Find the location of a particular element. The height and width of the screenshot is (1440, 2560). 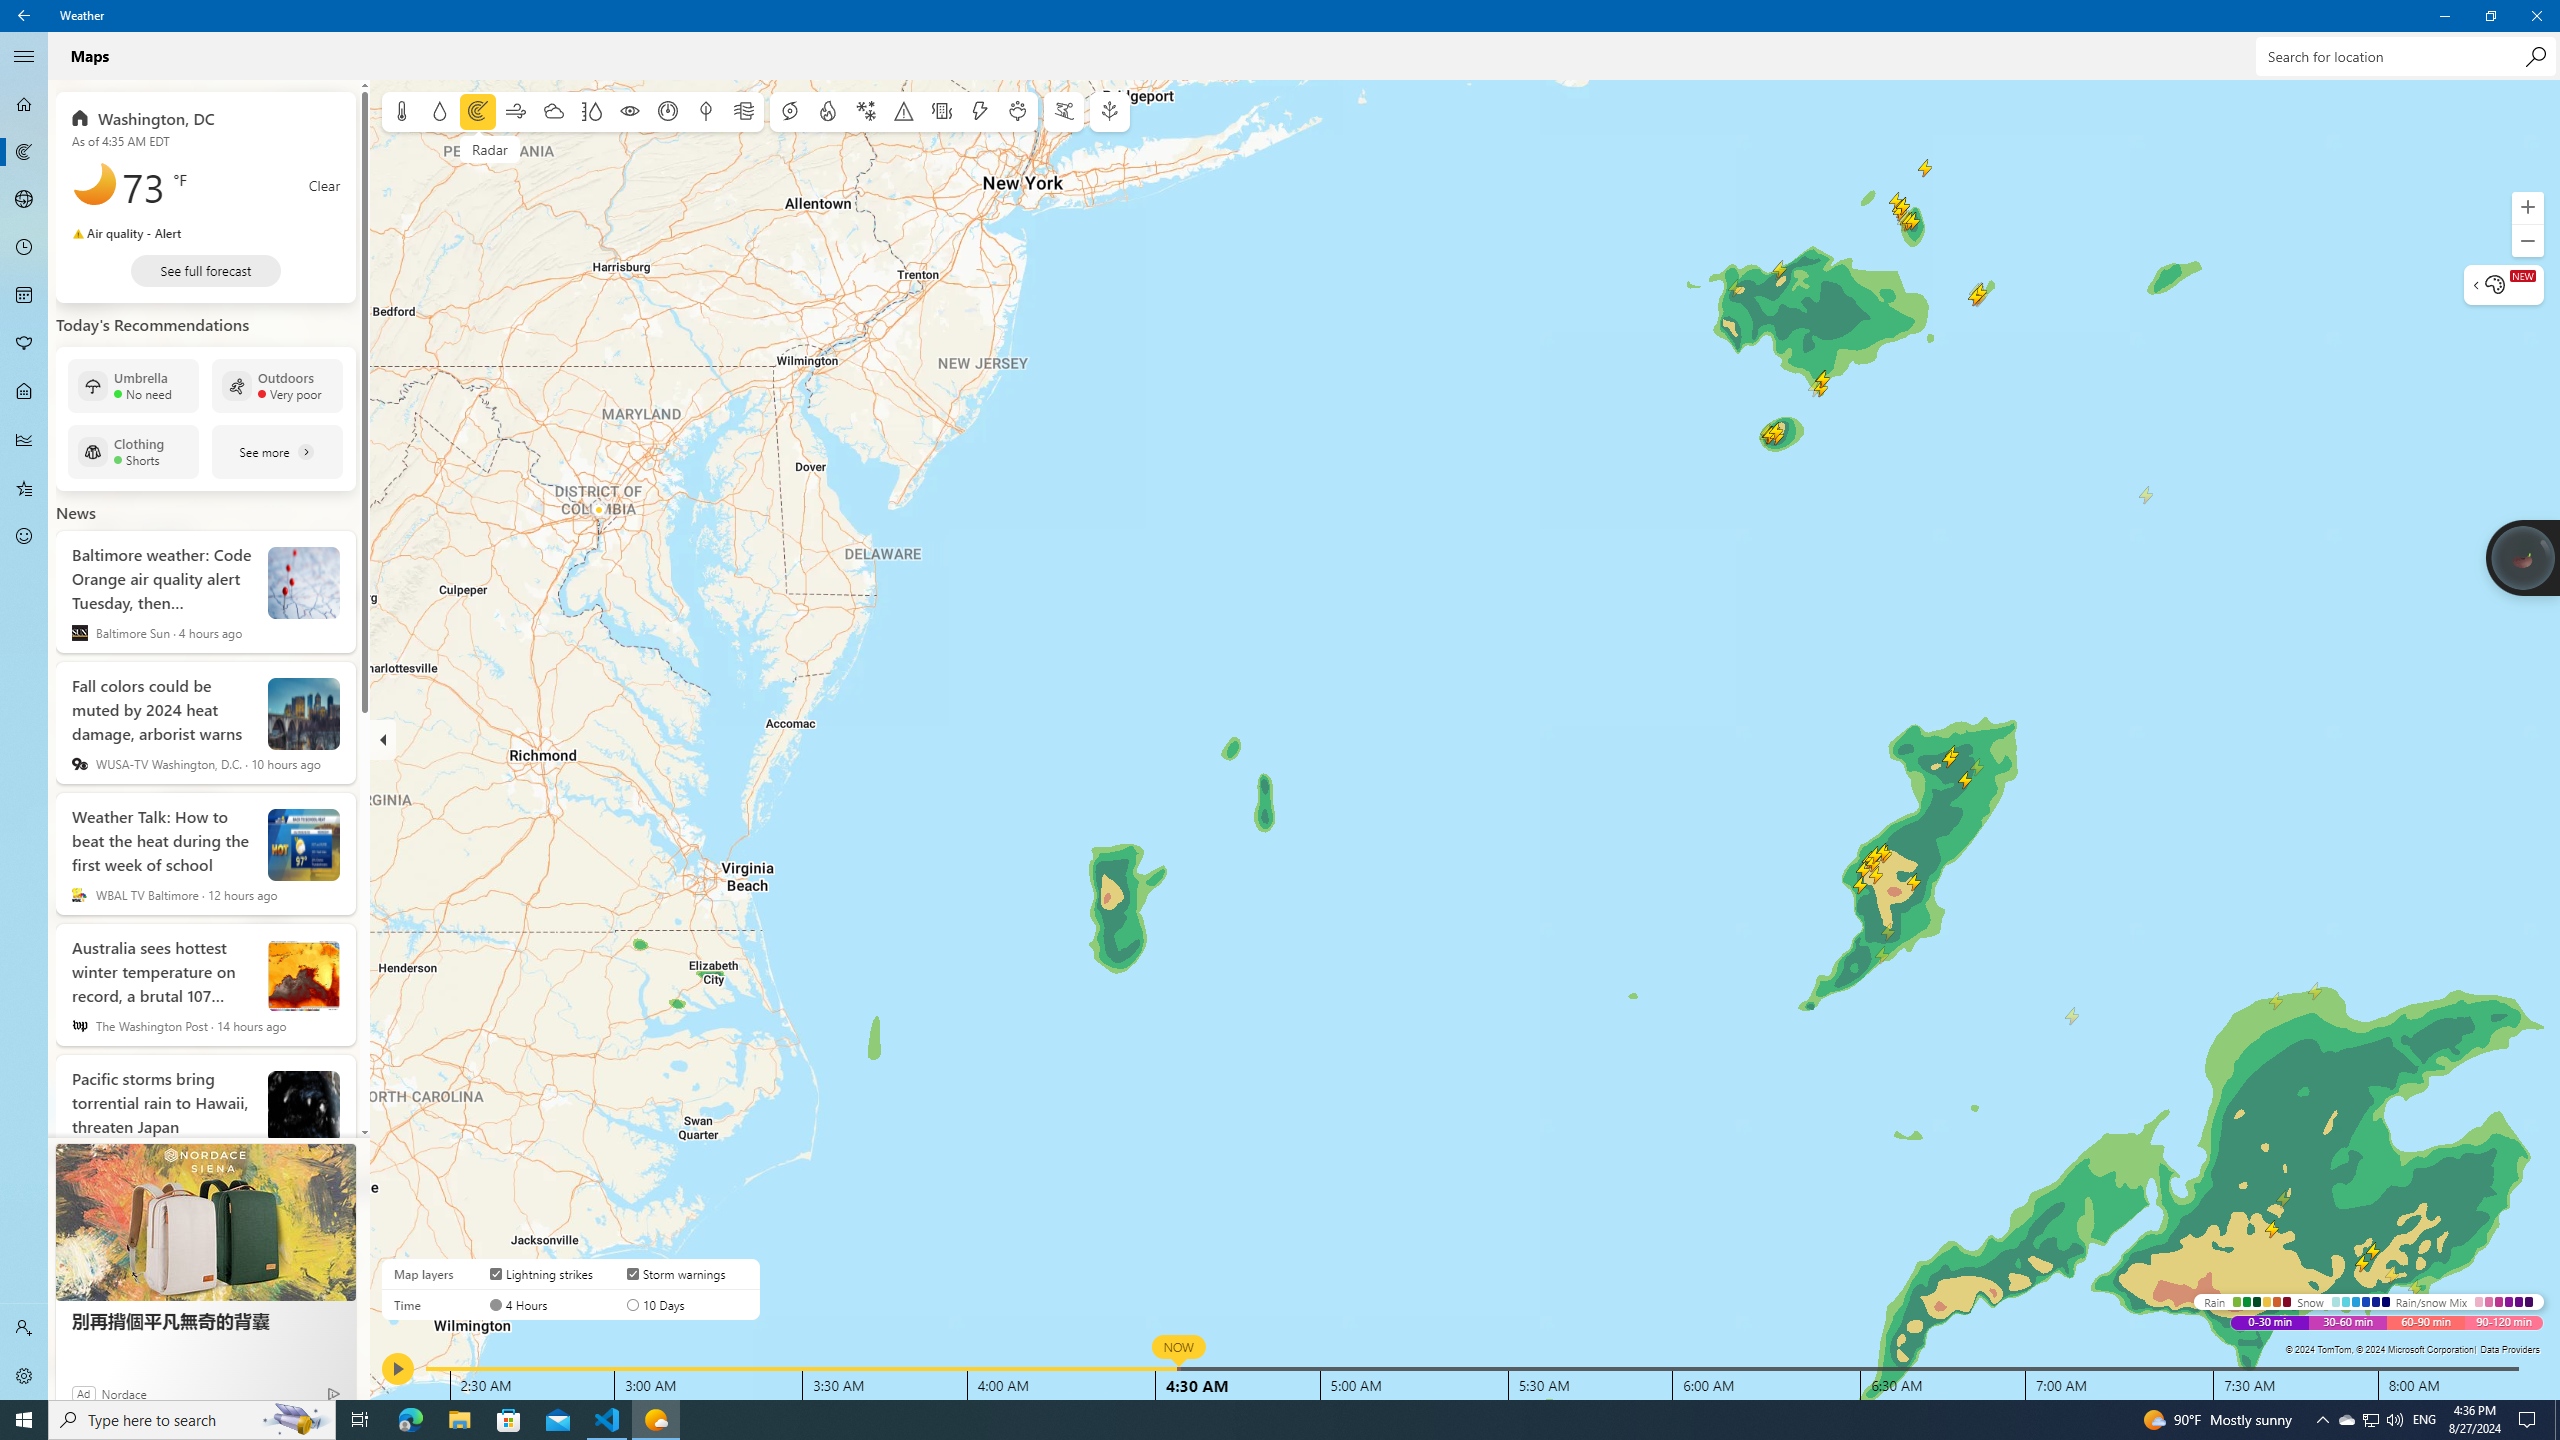

'Type here to search' is located at coordinates (191, 1418).